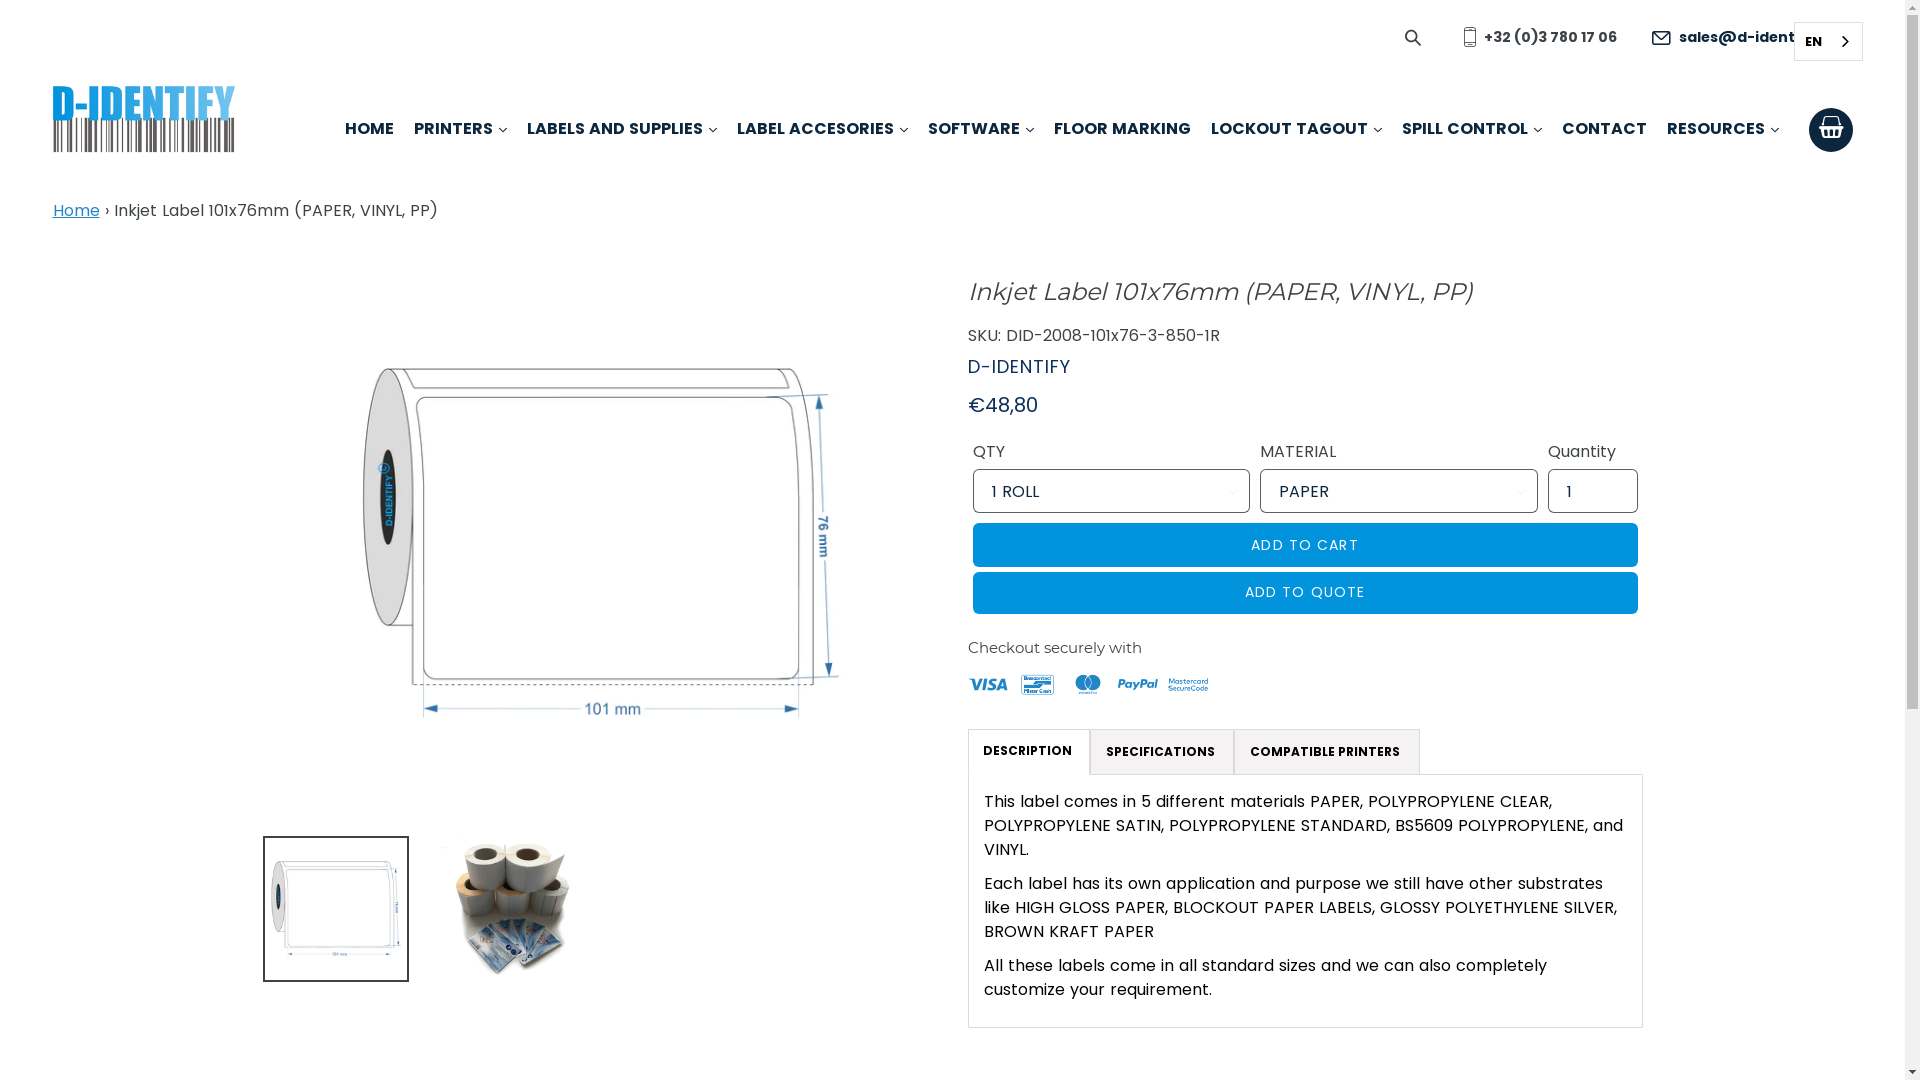  What do you see at coordinates (1743, 37) in the screenshot?
I see `'sales@d-identify.be'` at bounding box center [1743, 37].